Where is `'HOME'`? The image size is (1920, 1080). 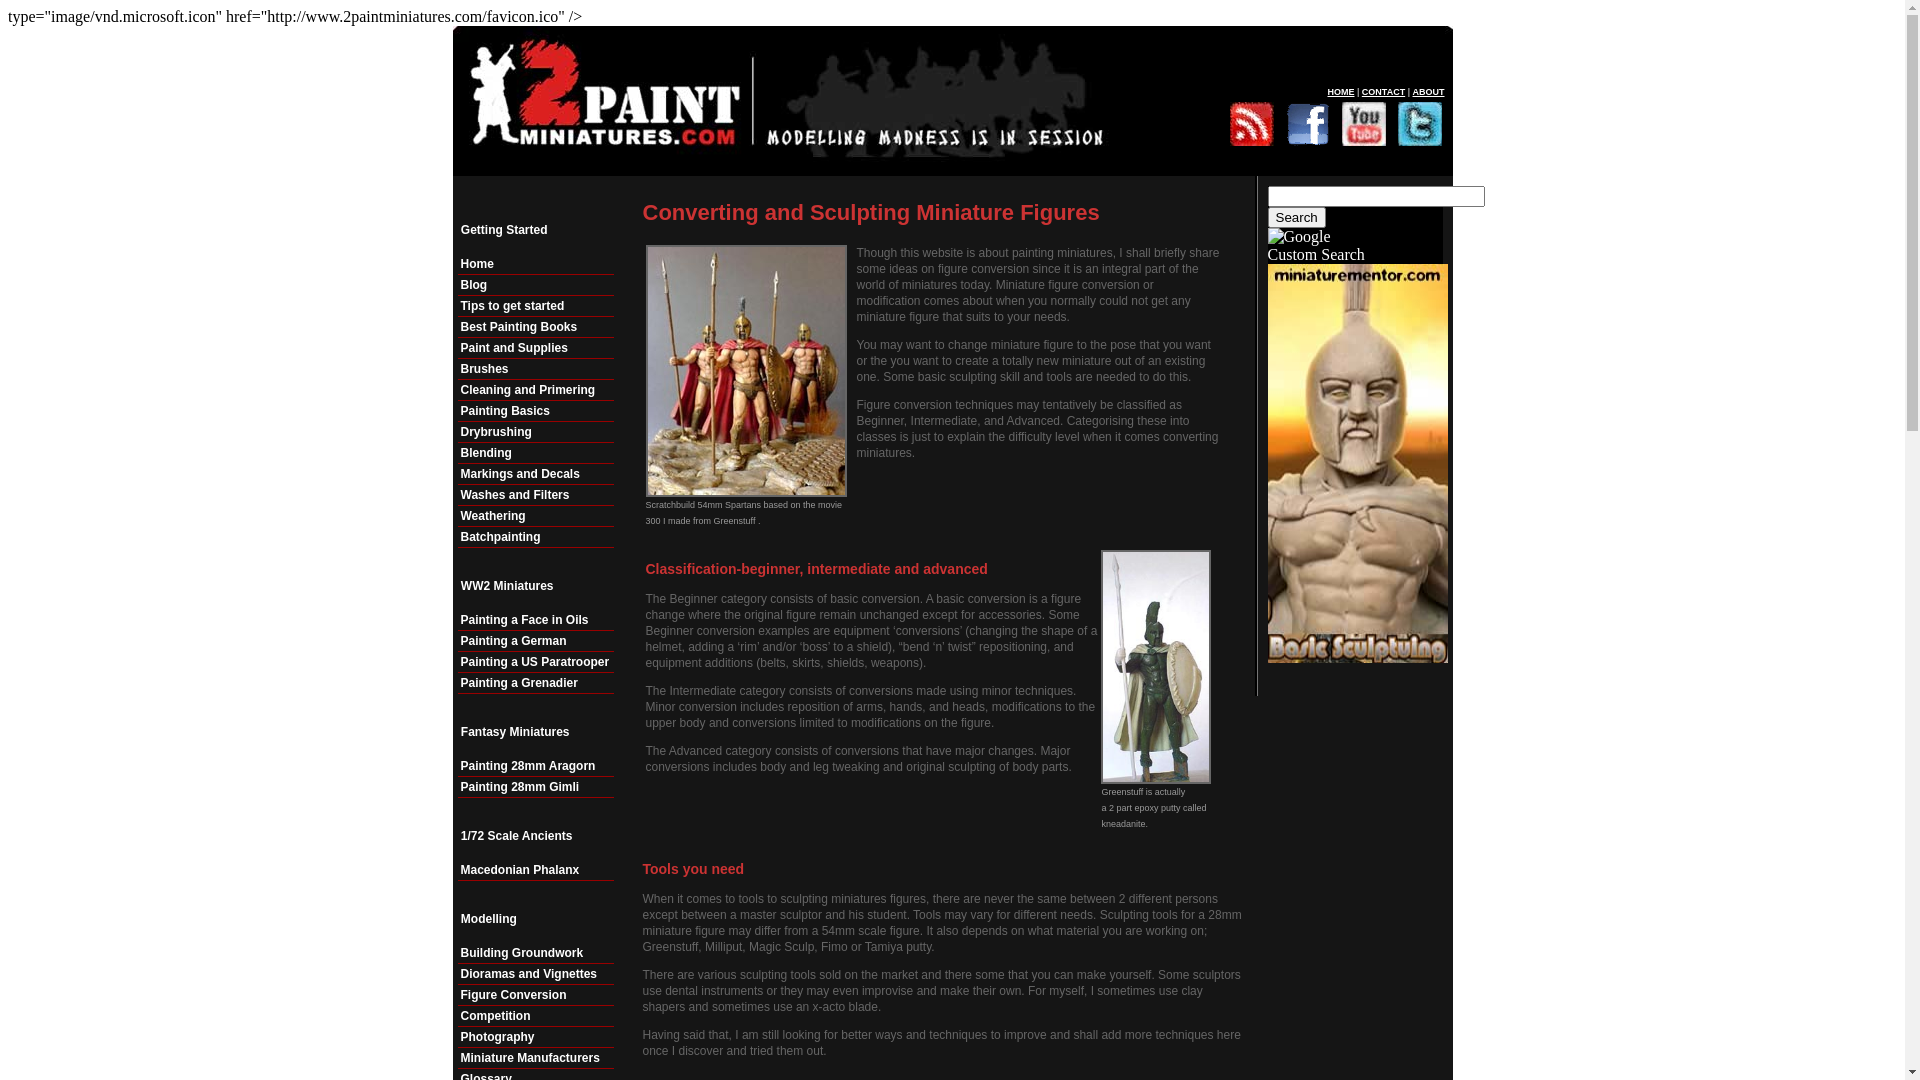
'HOME' is located at coordinates (1340, 92).